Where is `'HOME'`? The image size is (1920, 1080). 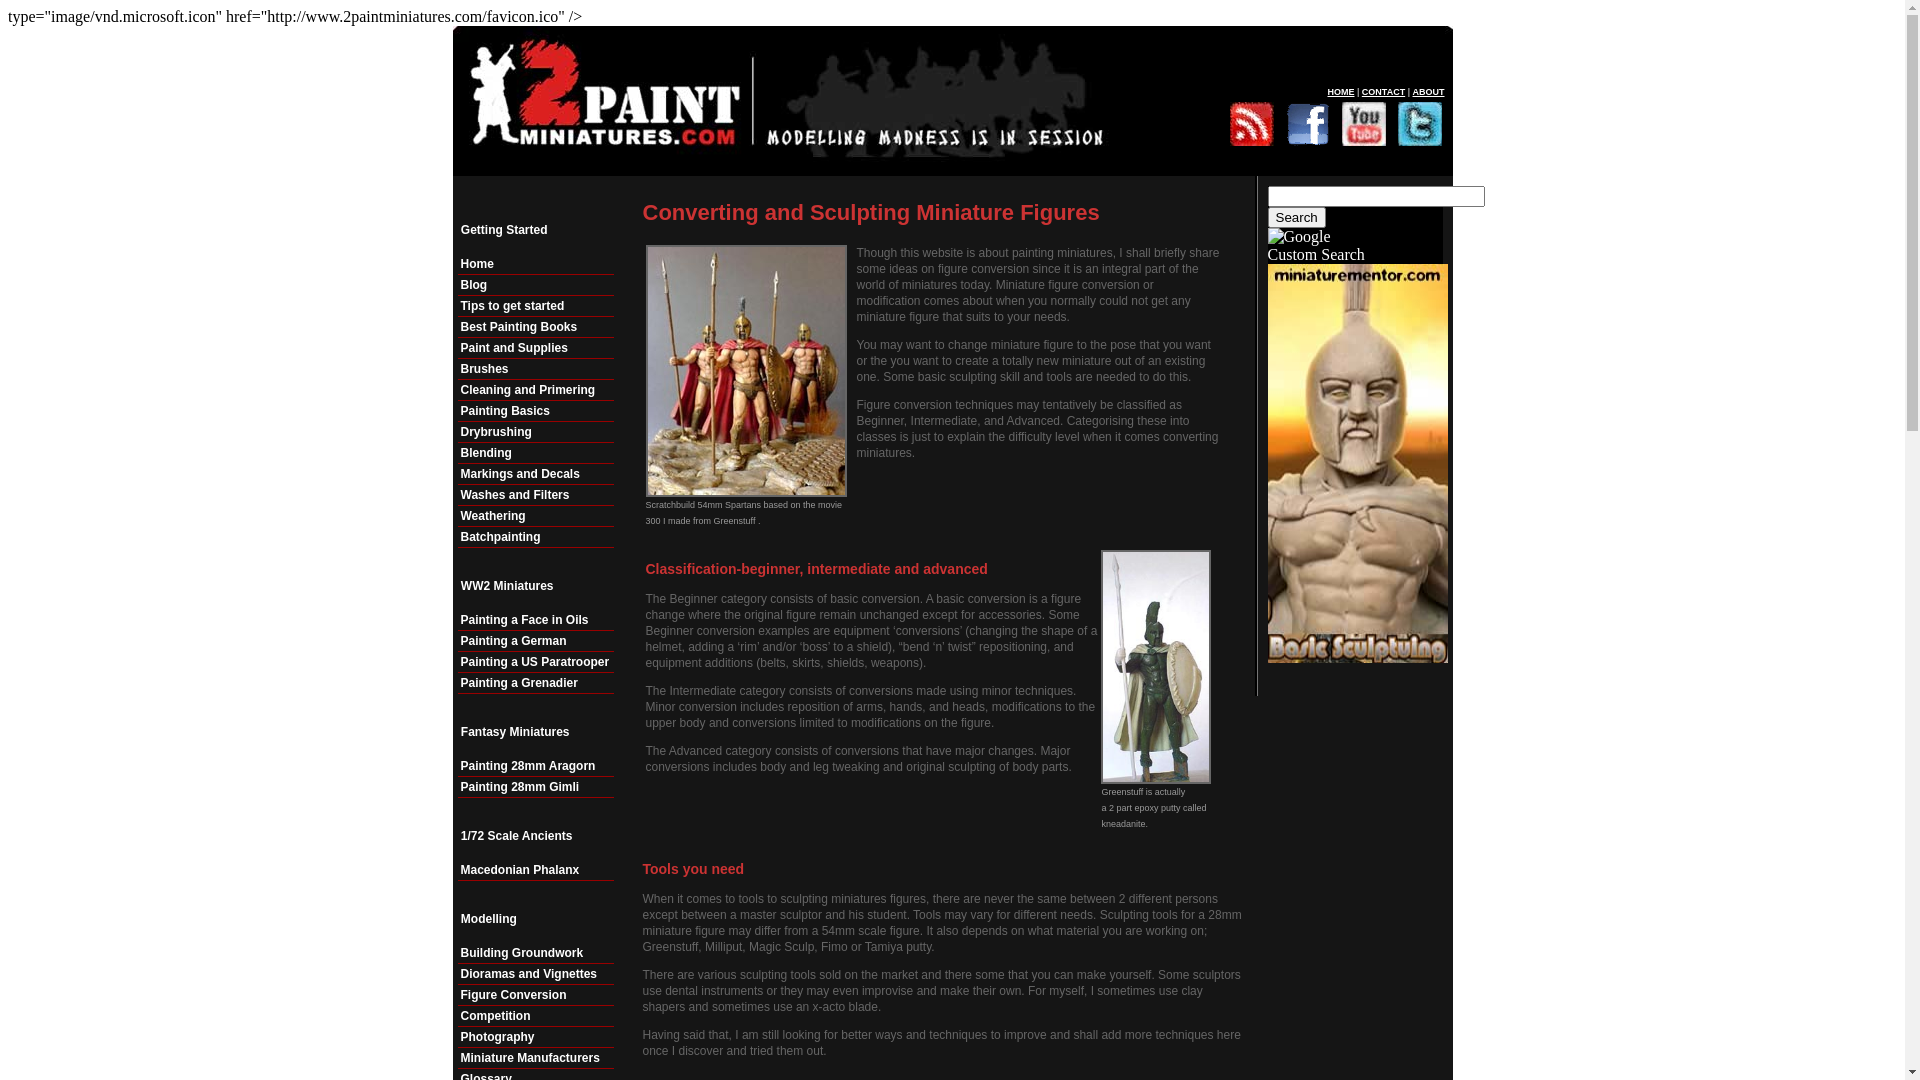
'HOME' is located at coordinates (1340, 92).